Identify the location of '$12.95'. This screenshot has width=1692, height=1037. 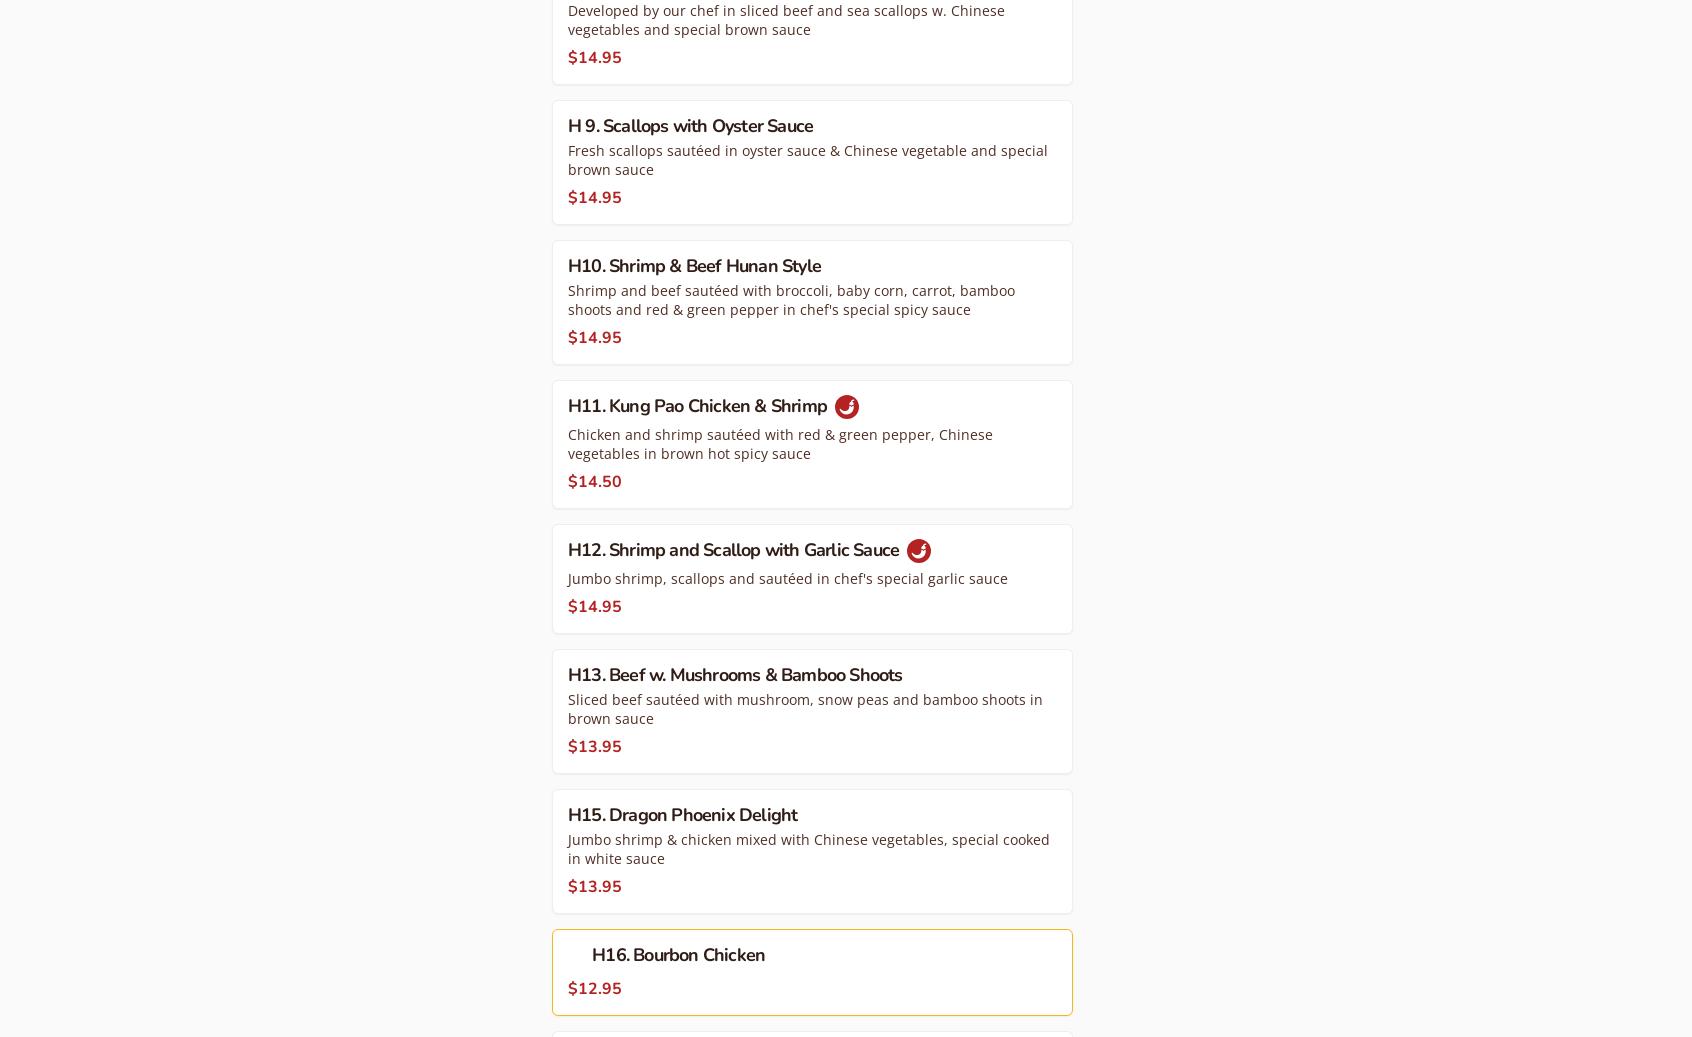
(594, 987).